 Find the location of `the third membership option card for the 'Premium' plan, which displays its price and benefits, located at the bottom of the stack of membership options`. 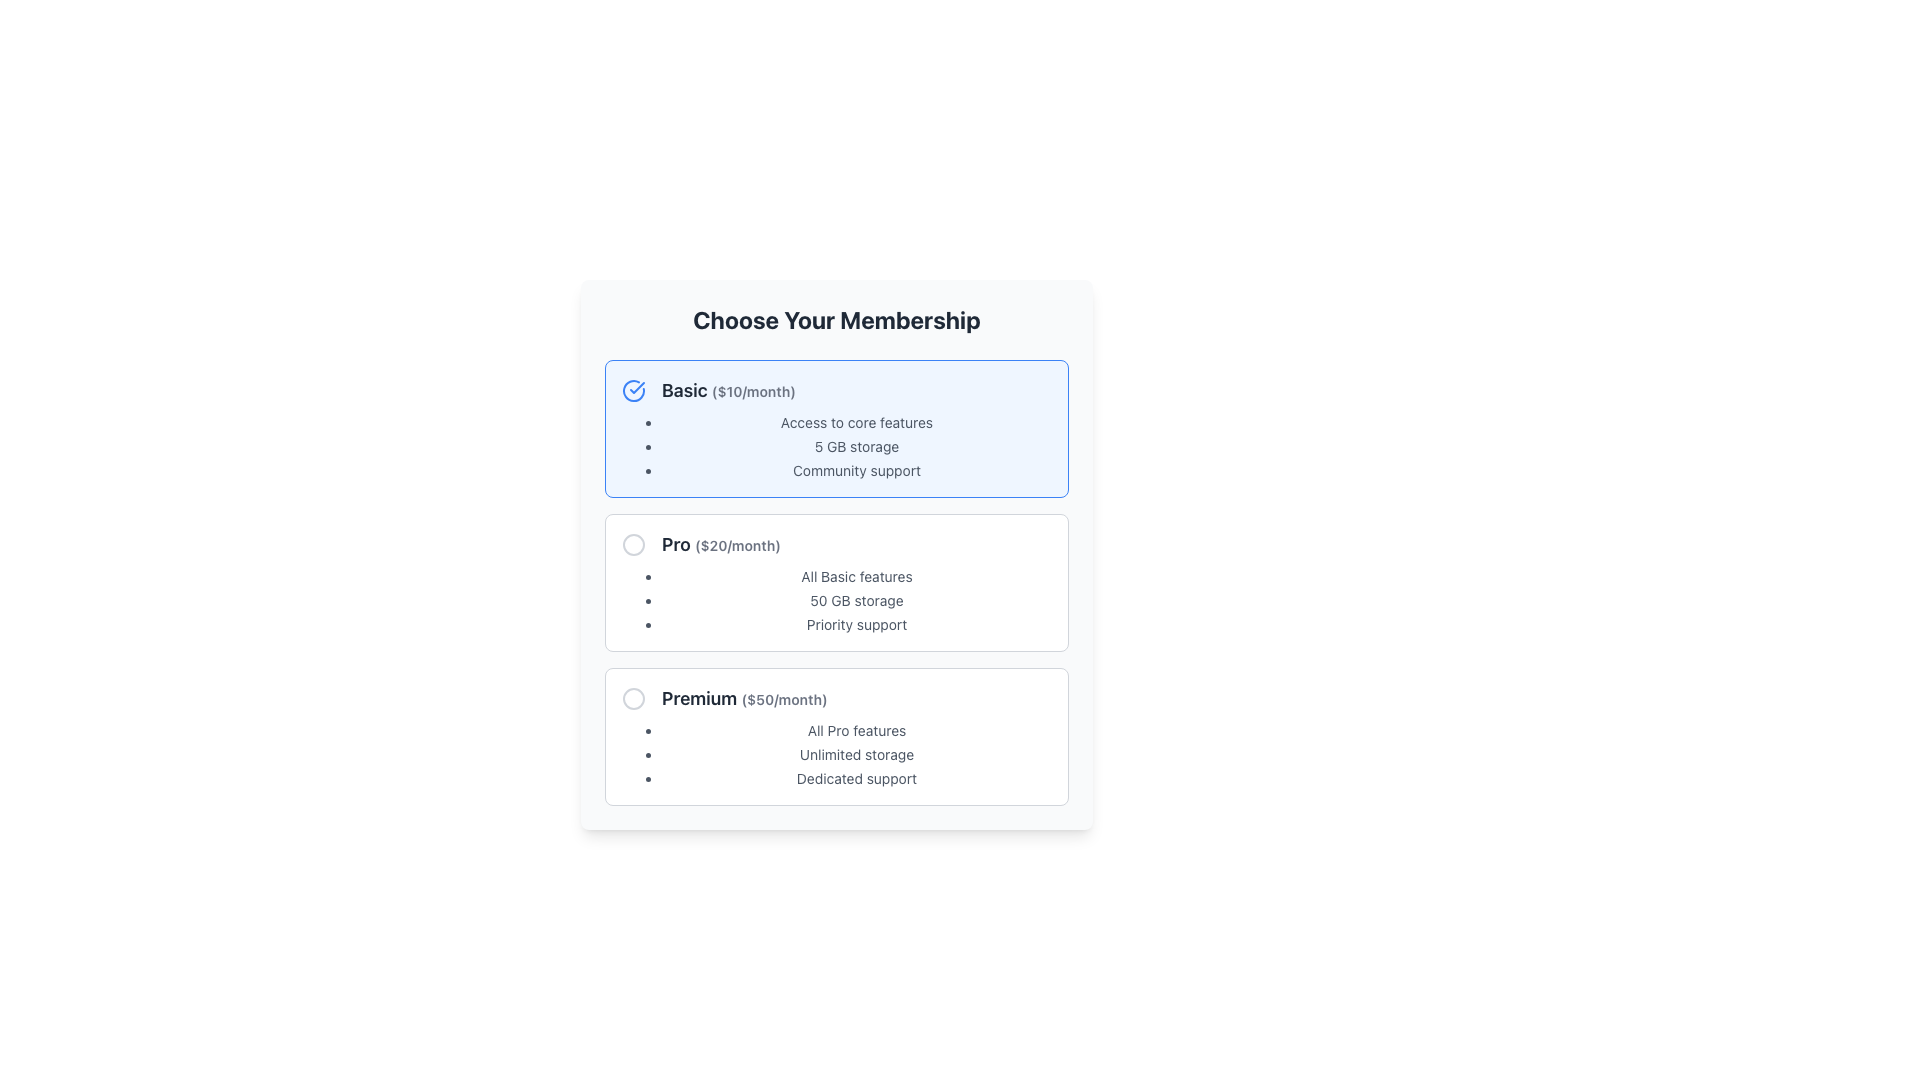

the third membership option card for the 'Premium' plan, which displays its price and benefits, located at the bottom of the stack of membership options is located at coordinates (836, 736).